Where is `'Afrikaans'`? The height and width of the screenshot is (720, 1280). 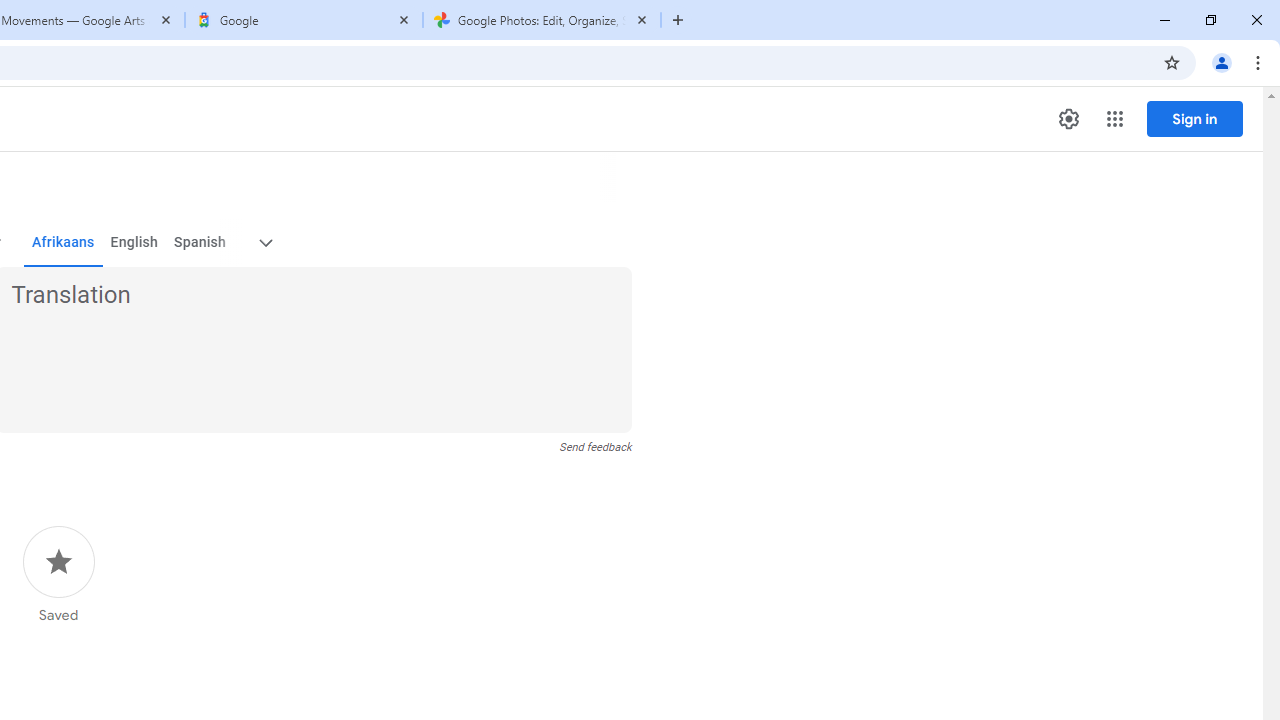
'Afrikaans' is located at coordinates (62, 242).